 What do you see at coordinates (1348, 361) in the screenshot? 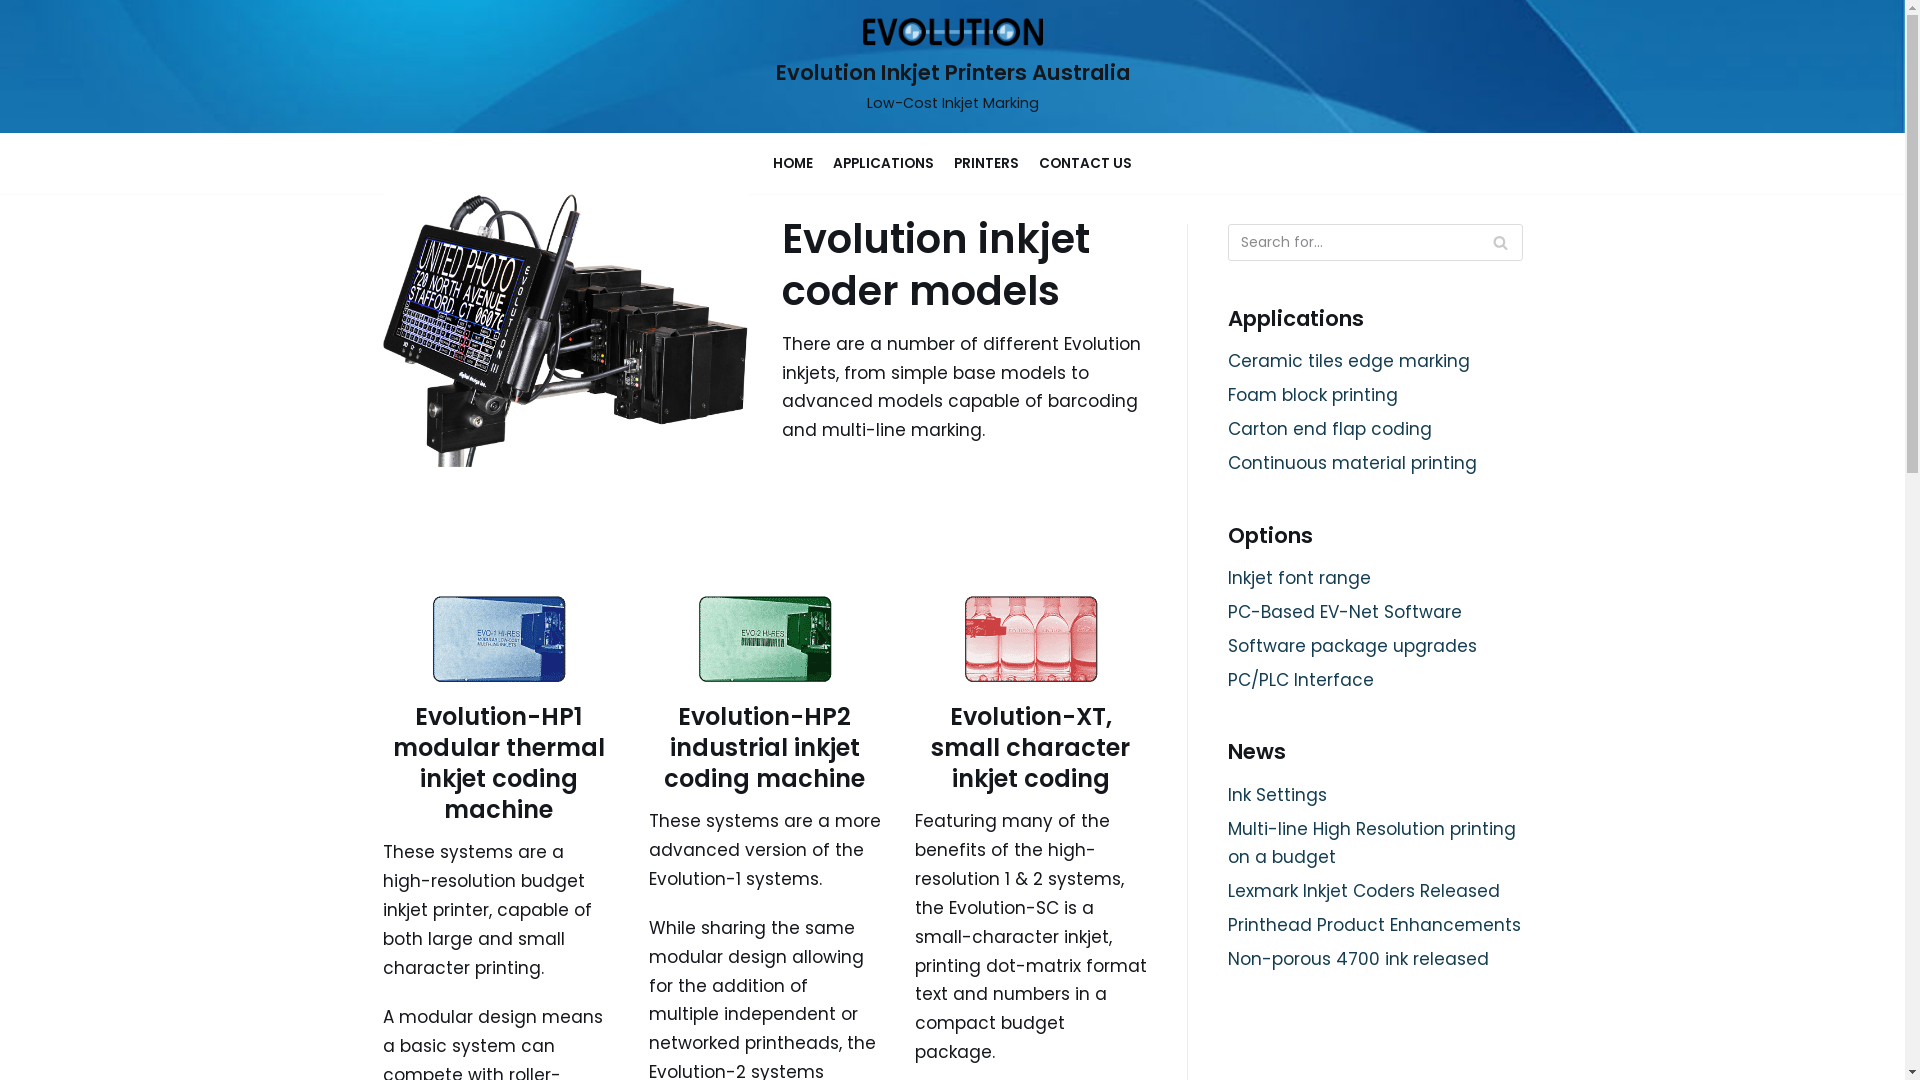
I see `'Ceramic tiles edge marking'` at bounding box center [1348, 361].